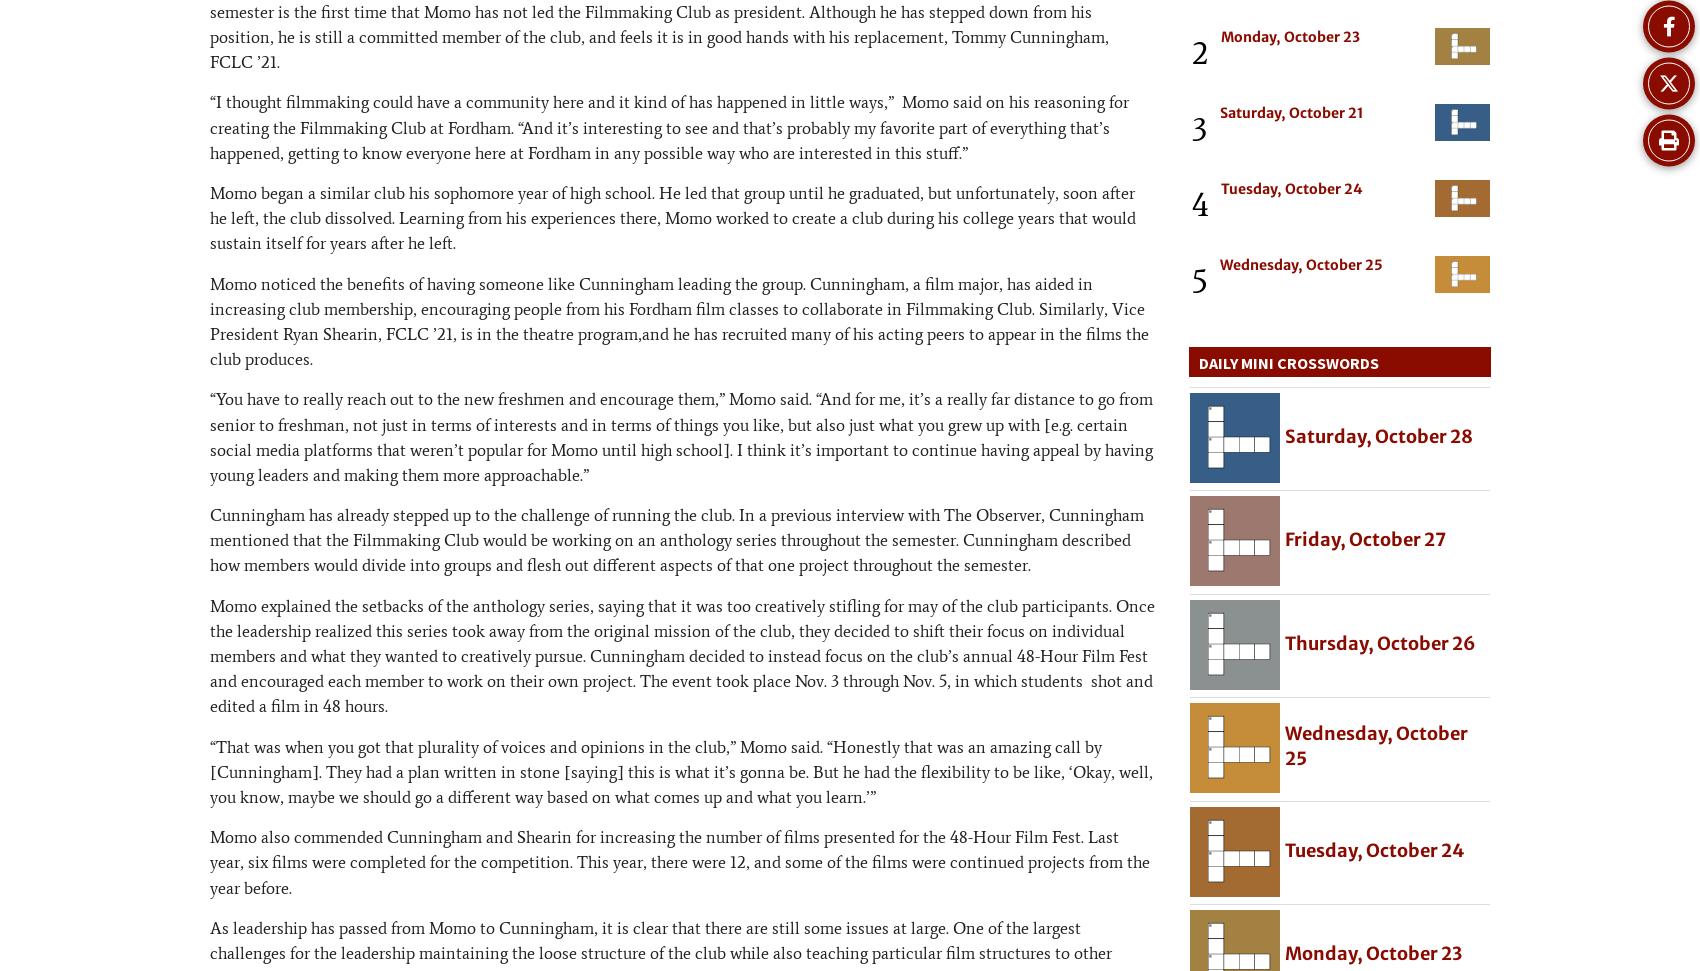  What do you see at coordinates (1292, 111) in the screenshot?
I see `'Saturday, October 21'` at bounding box center [1292, 111].